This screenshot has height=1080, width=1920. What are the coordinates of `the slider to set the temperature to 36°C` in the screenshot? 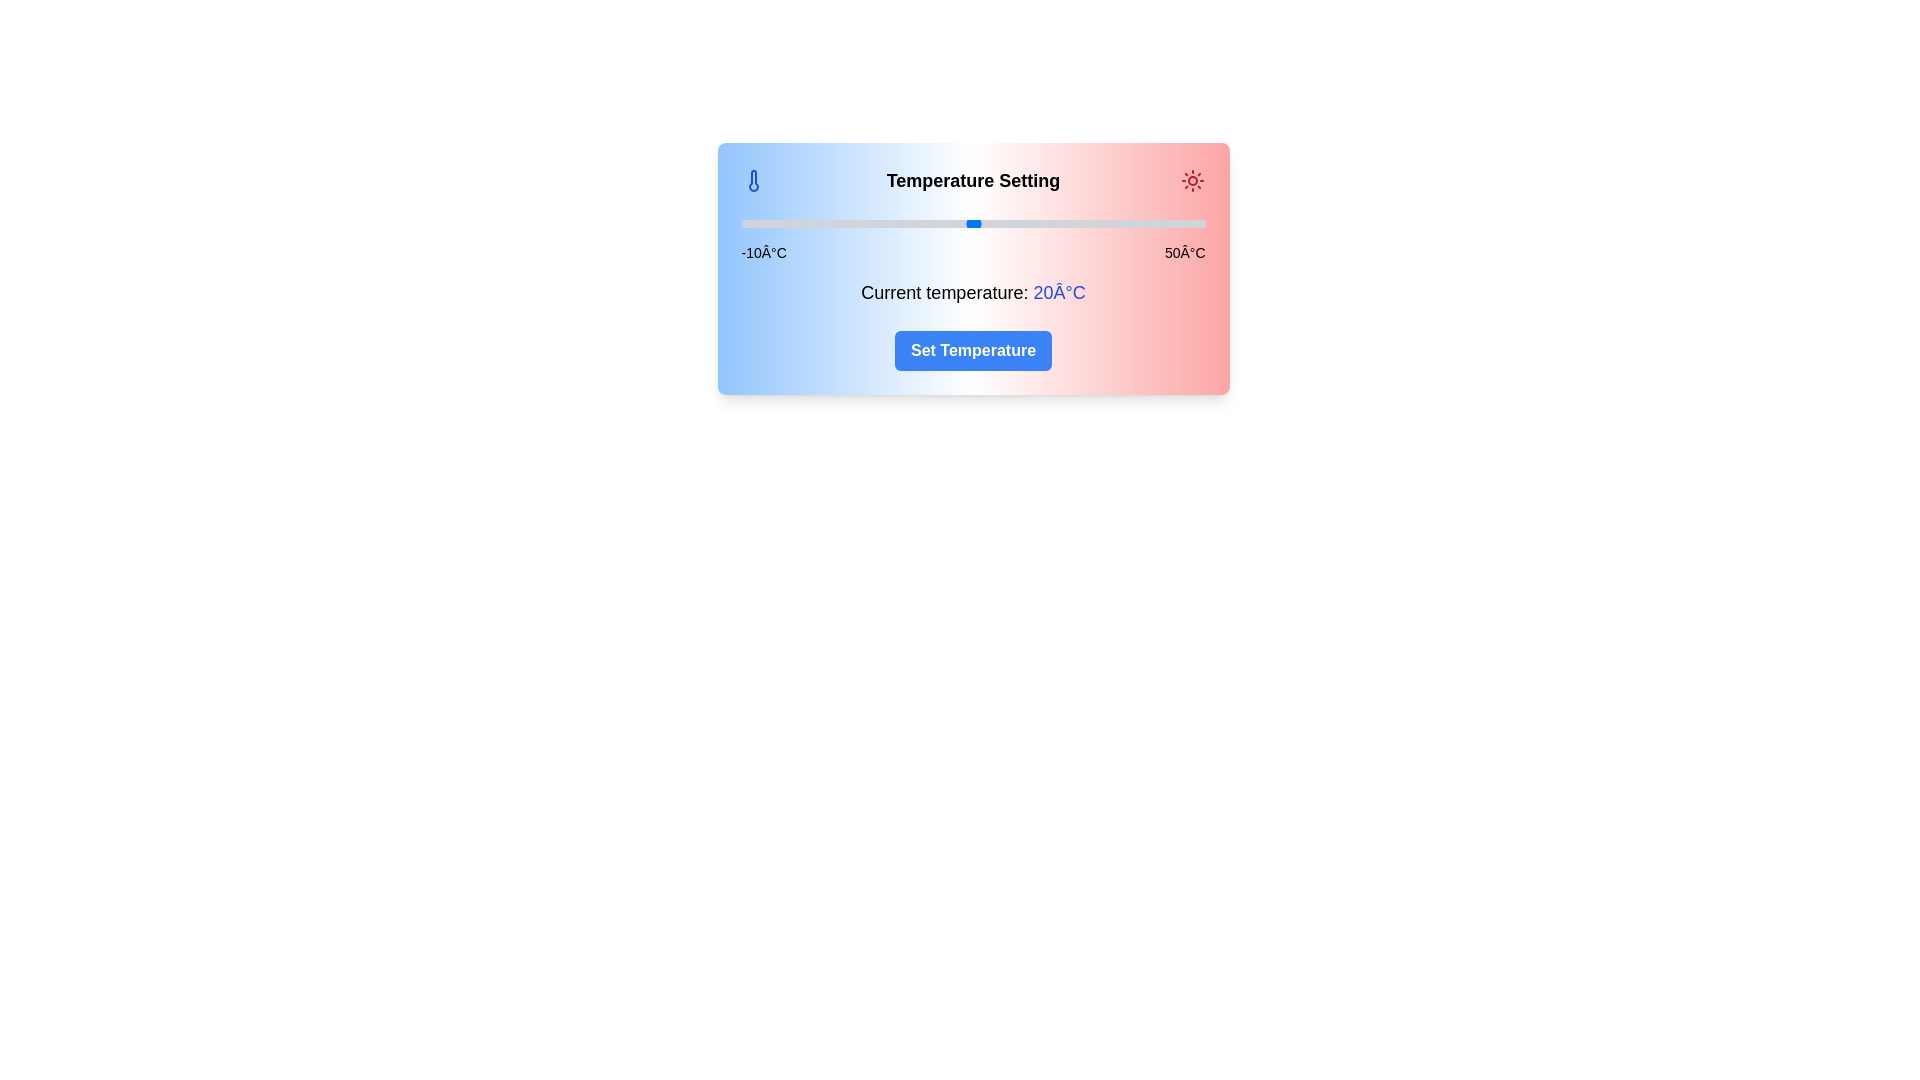 It's located at (1096, 223).